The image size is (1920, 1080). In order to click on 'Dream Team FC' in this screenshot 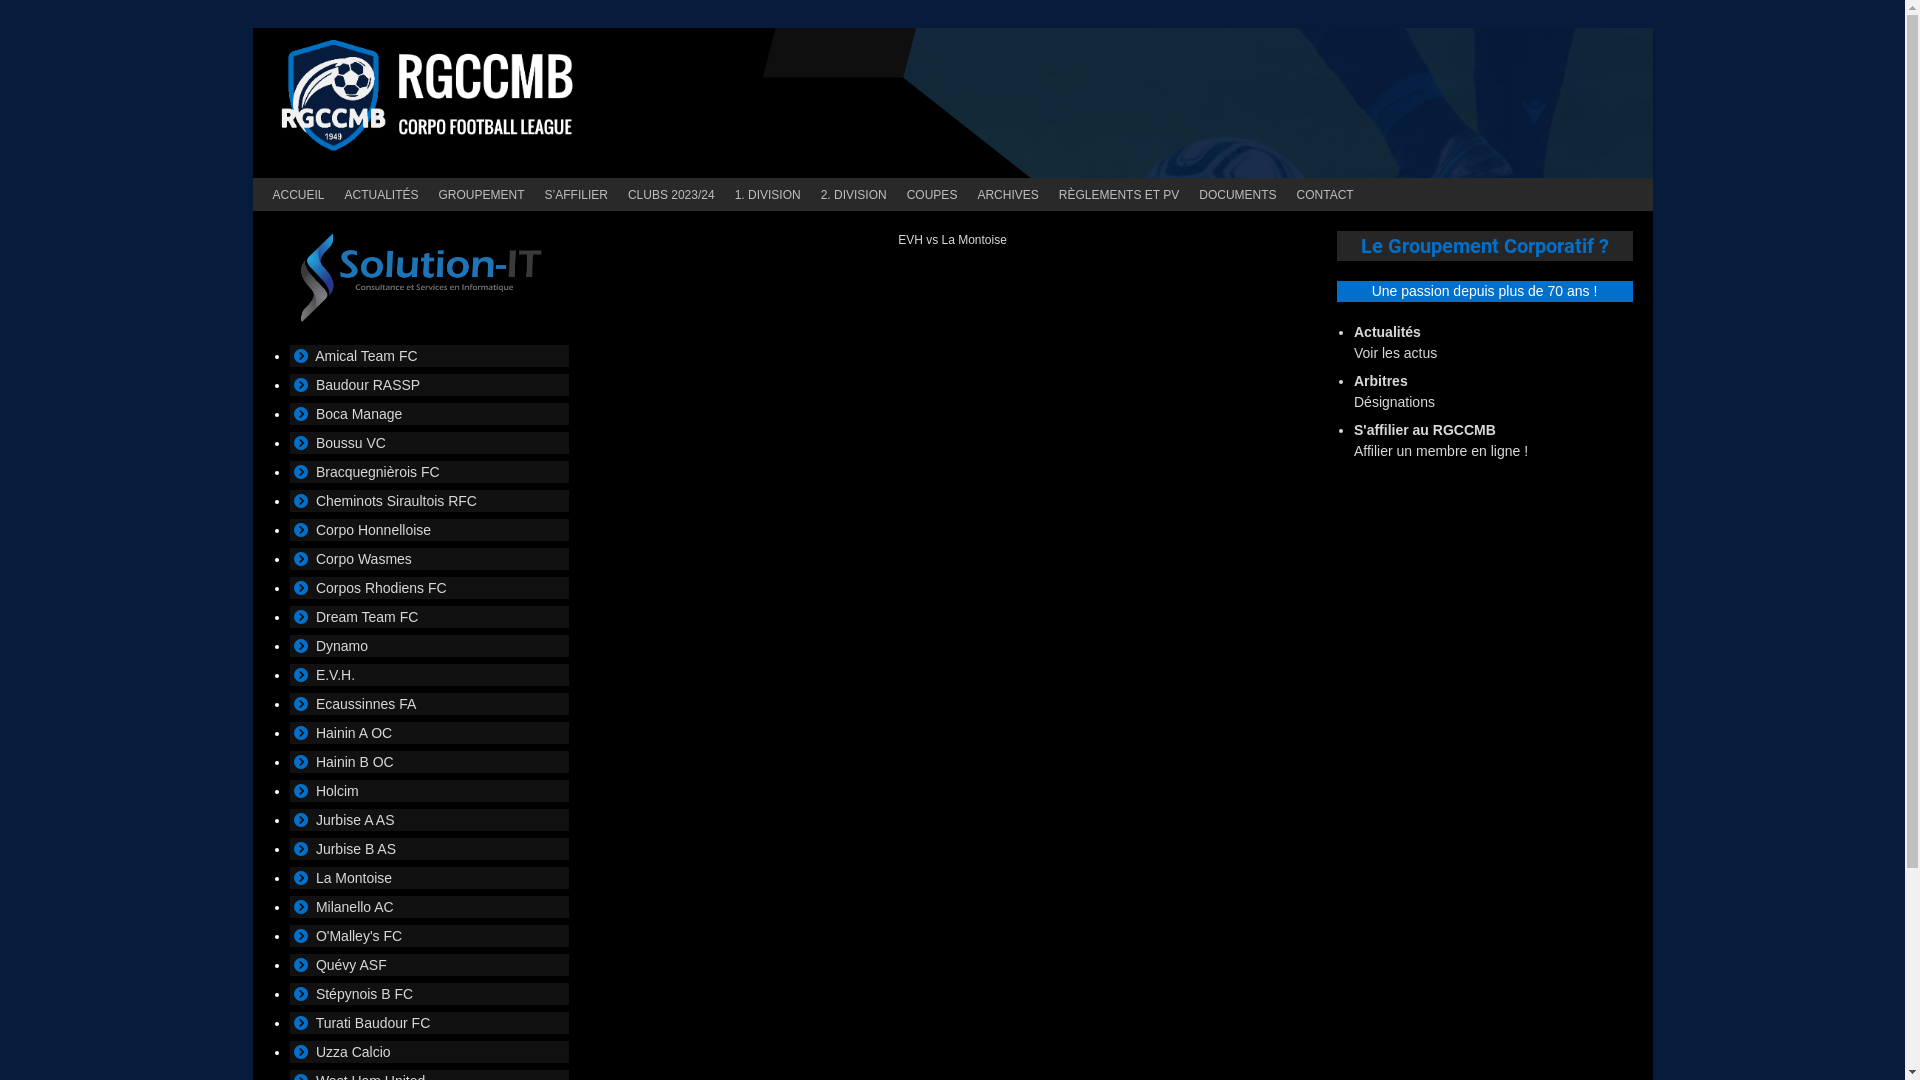, I will do `click(315, 616)`.